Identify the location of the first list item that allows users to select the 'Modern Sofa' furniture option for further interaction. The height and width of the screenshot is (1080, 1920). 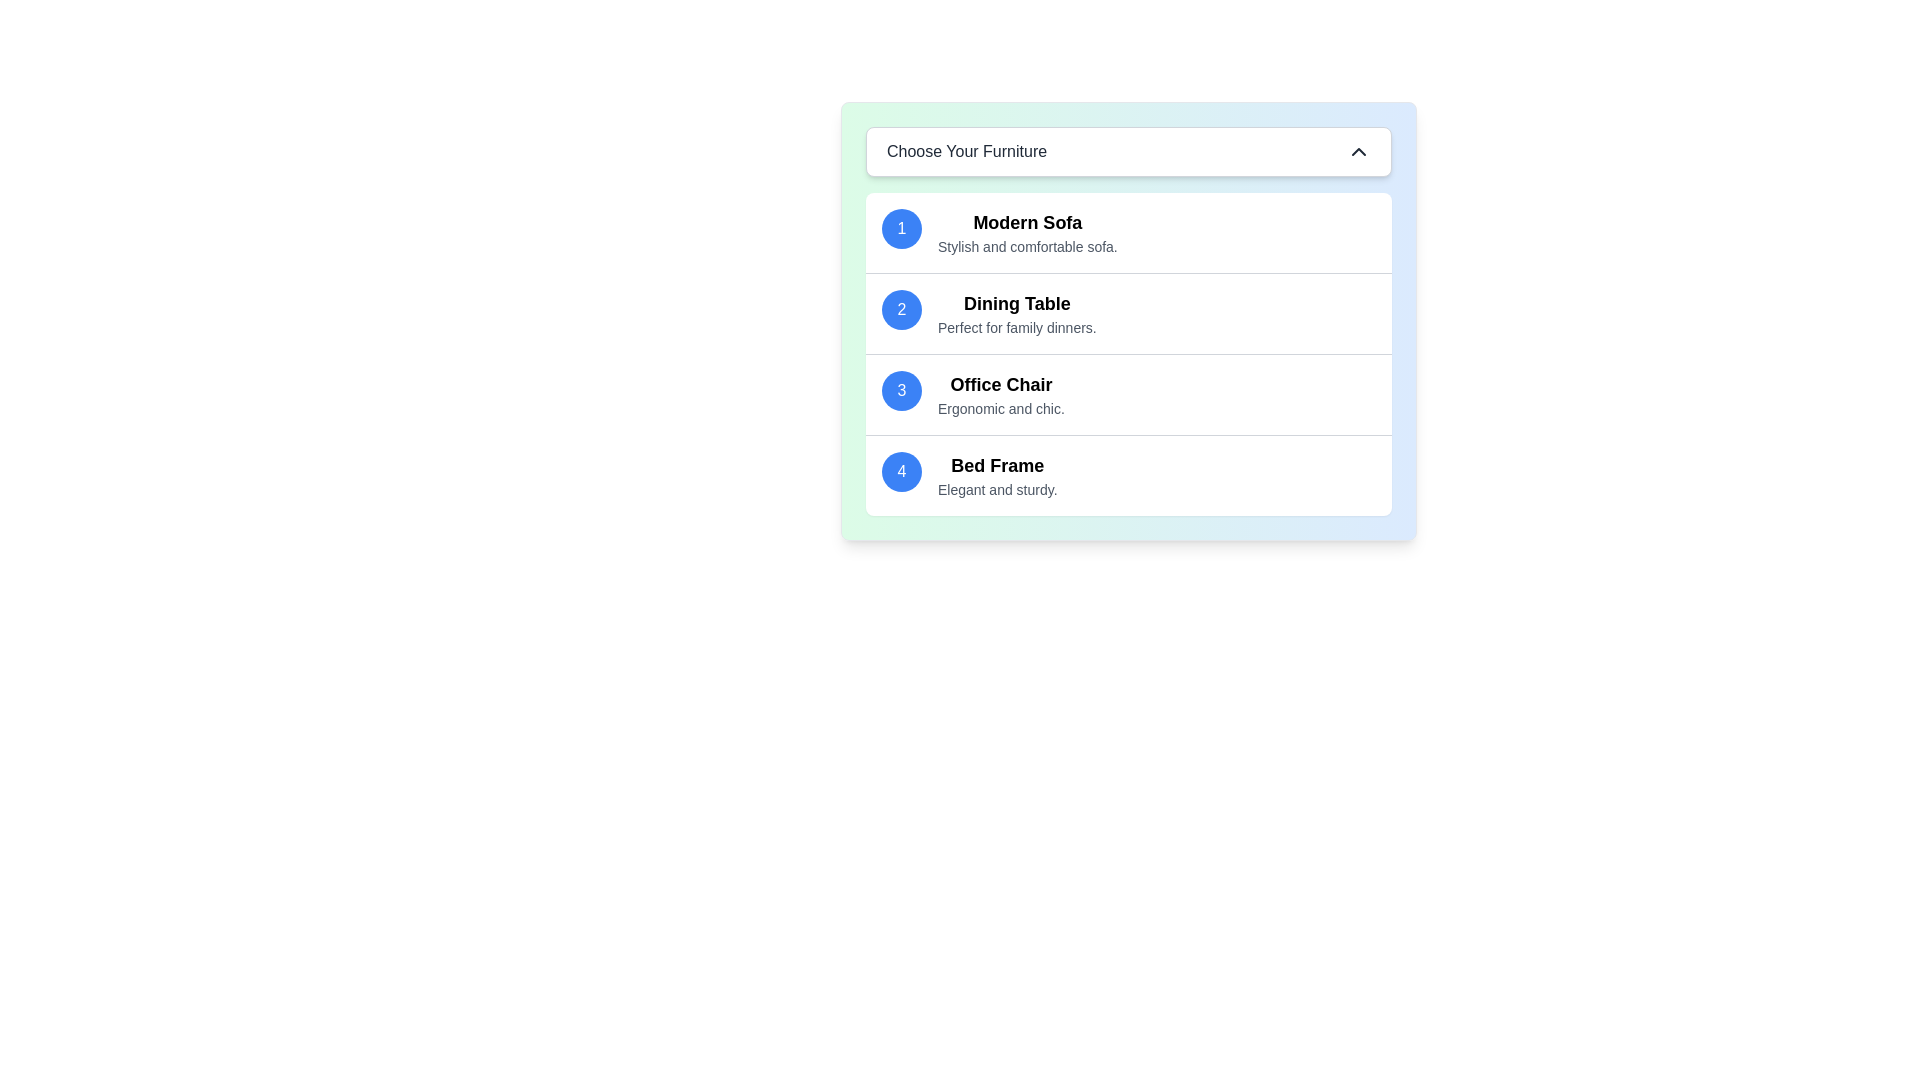
(1128, 231).